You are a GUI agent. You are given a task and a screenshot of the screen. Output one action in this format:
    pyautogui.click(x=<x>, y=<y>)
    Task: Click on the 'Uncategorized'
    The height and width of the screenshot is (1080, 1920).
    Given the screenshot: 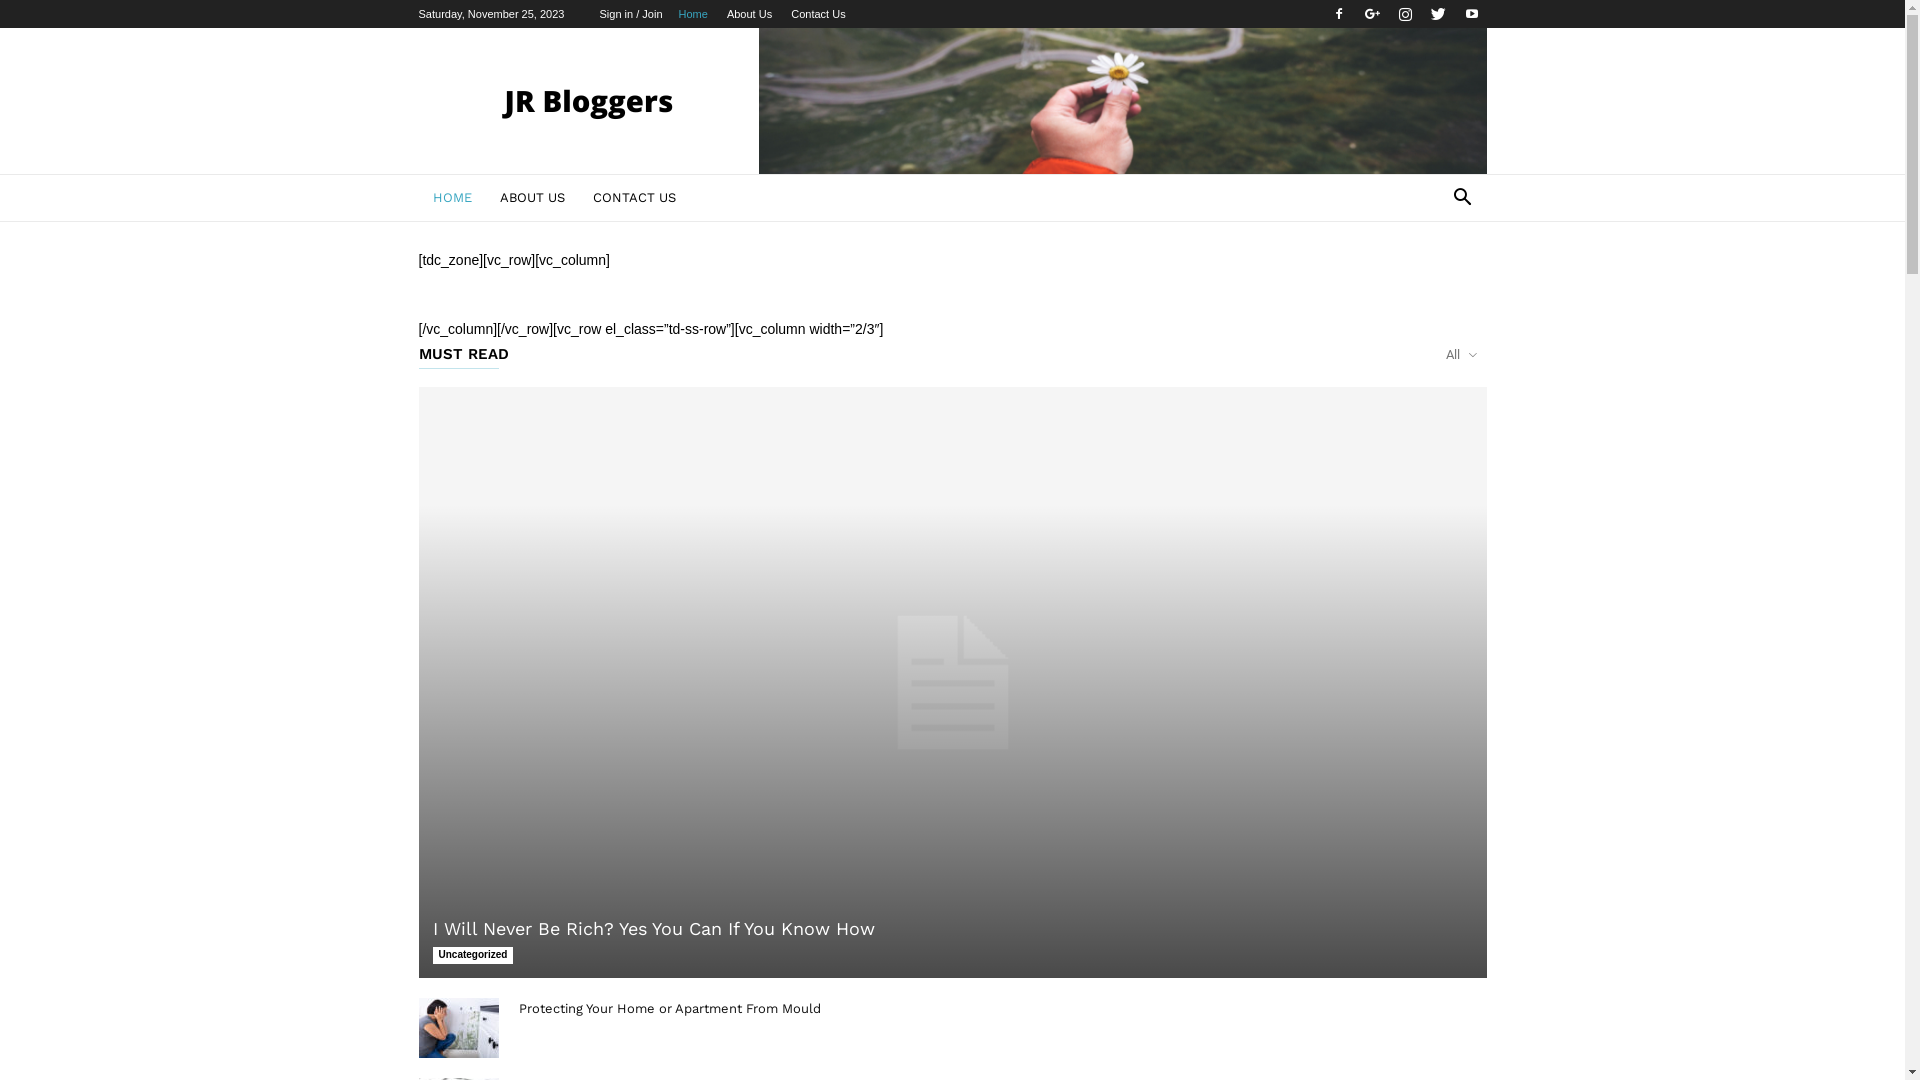 What is the action you would take?
    pyautogui.click(x=431, y=954)
    